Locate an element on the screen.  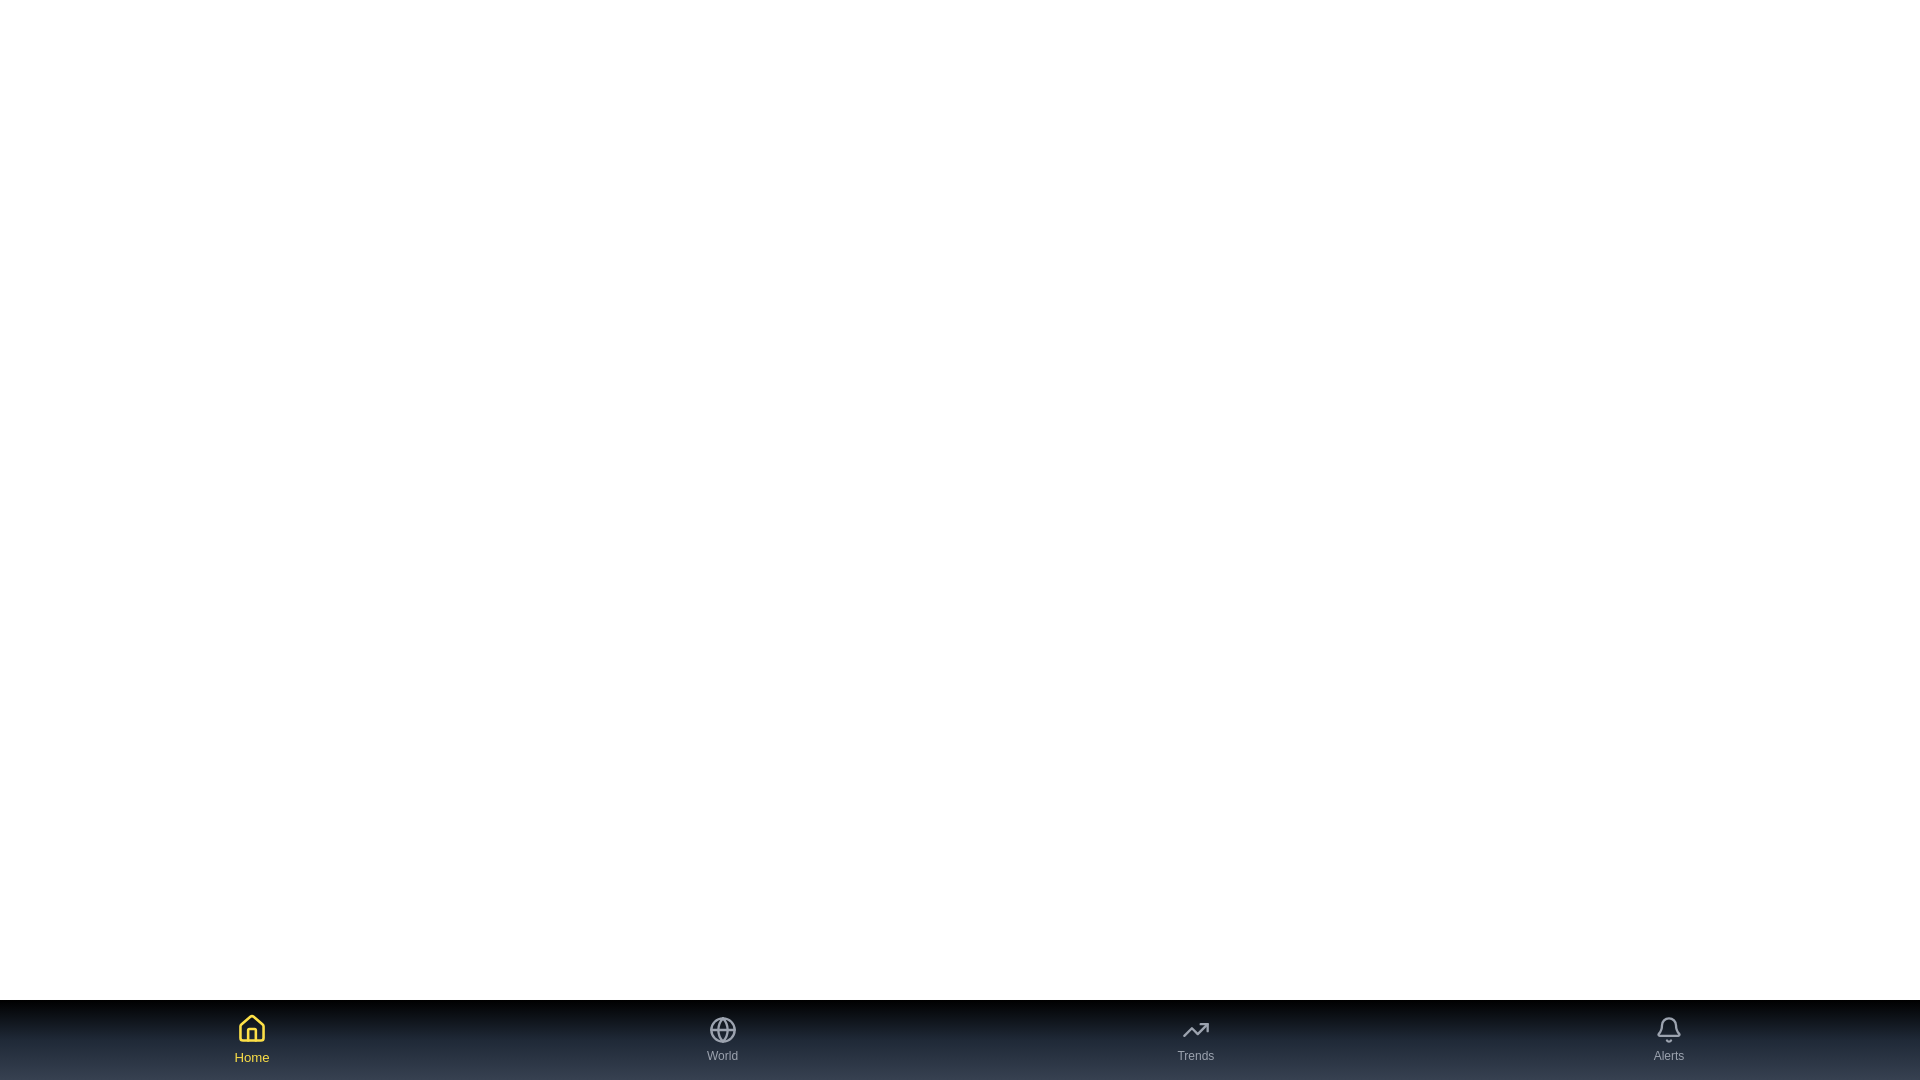
the Alerts tab to inspect its visual feedback is located at coordinates (1669, 1039).